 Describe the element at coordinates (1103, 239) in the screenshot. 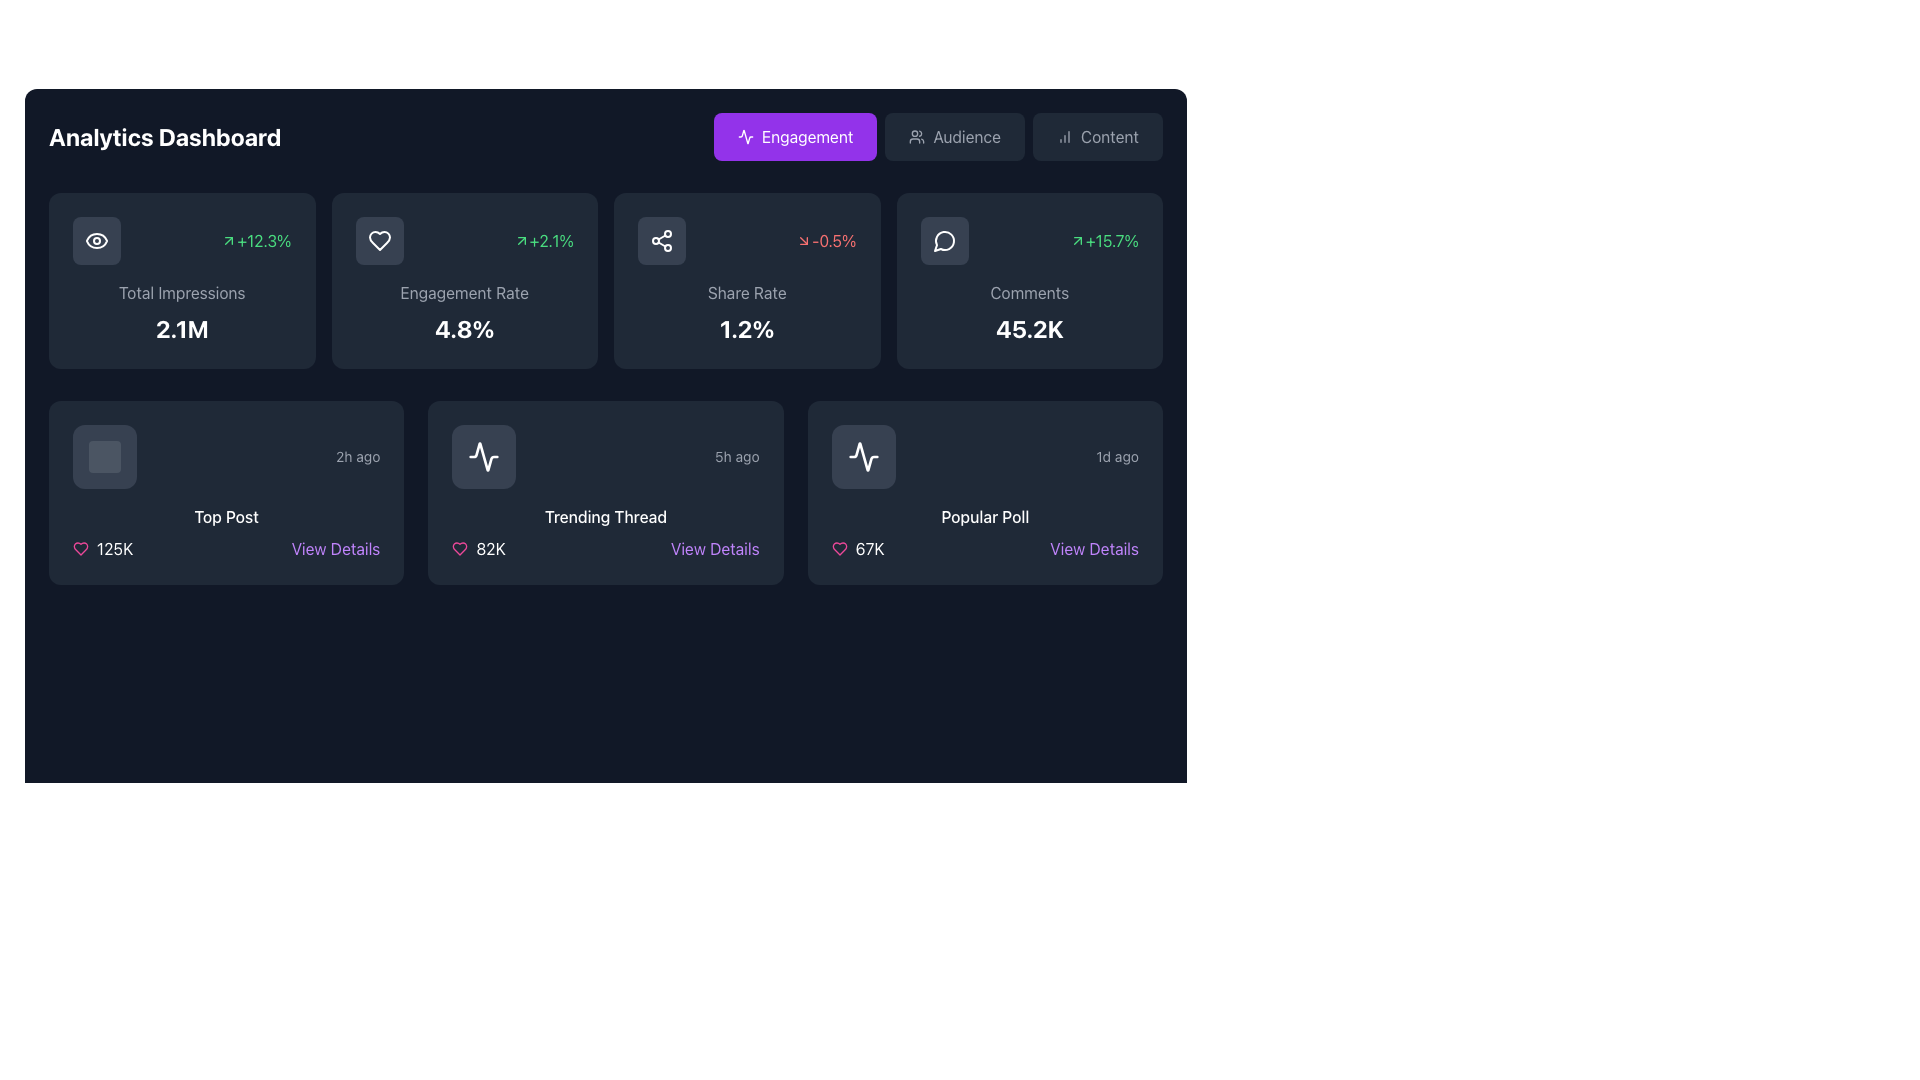

I see `the displayed percentage '+15.7%' next to the upward arrow icon in the top-right section of the 'Comments' panel under the 'Engagement' tab of the analytics dashboard` at that location.